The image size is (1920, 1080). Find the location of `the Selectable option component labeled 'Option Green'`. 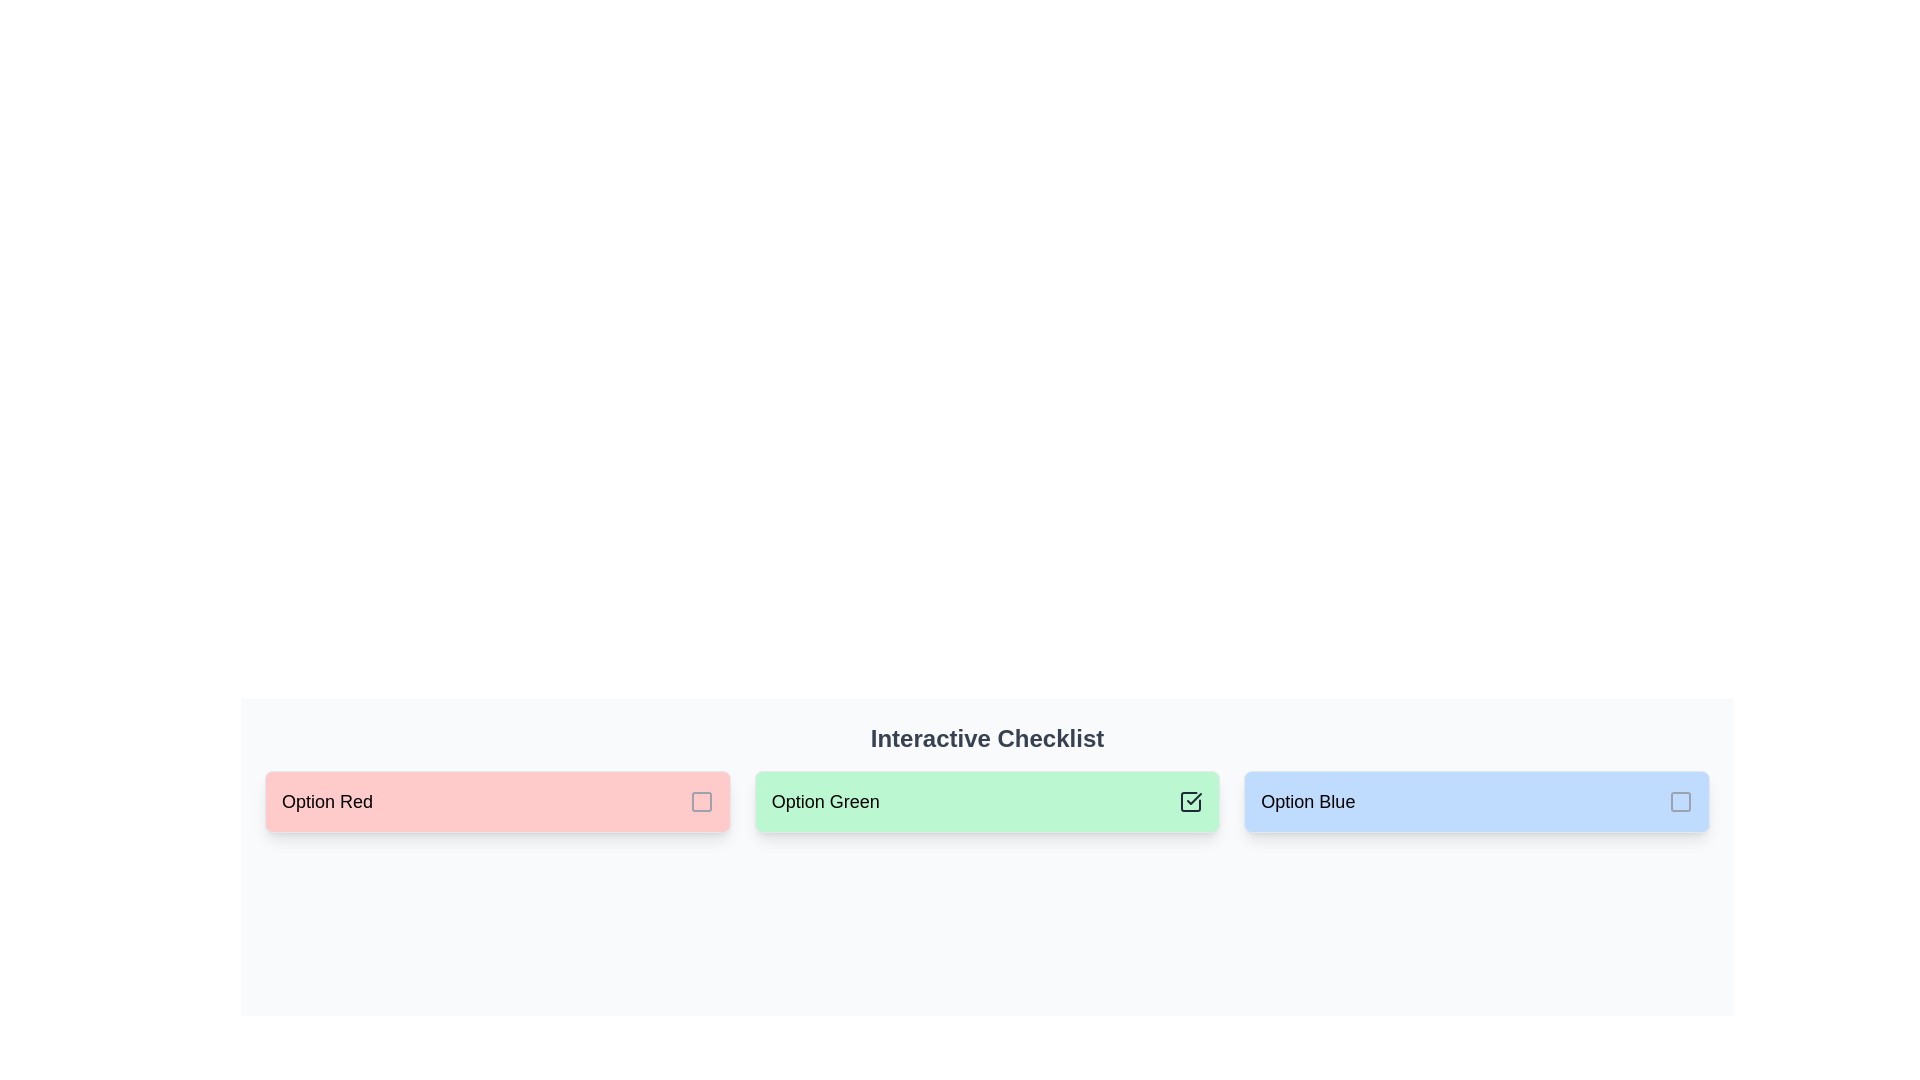

the Selectable option component labeled 'Option Green' is located at coordinates (987, 801).